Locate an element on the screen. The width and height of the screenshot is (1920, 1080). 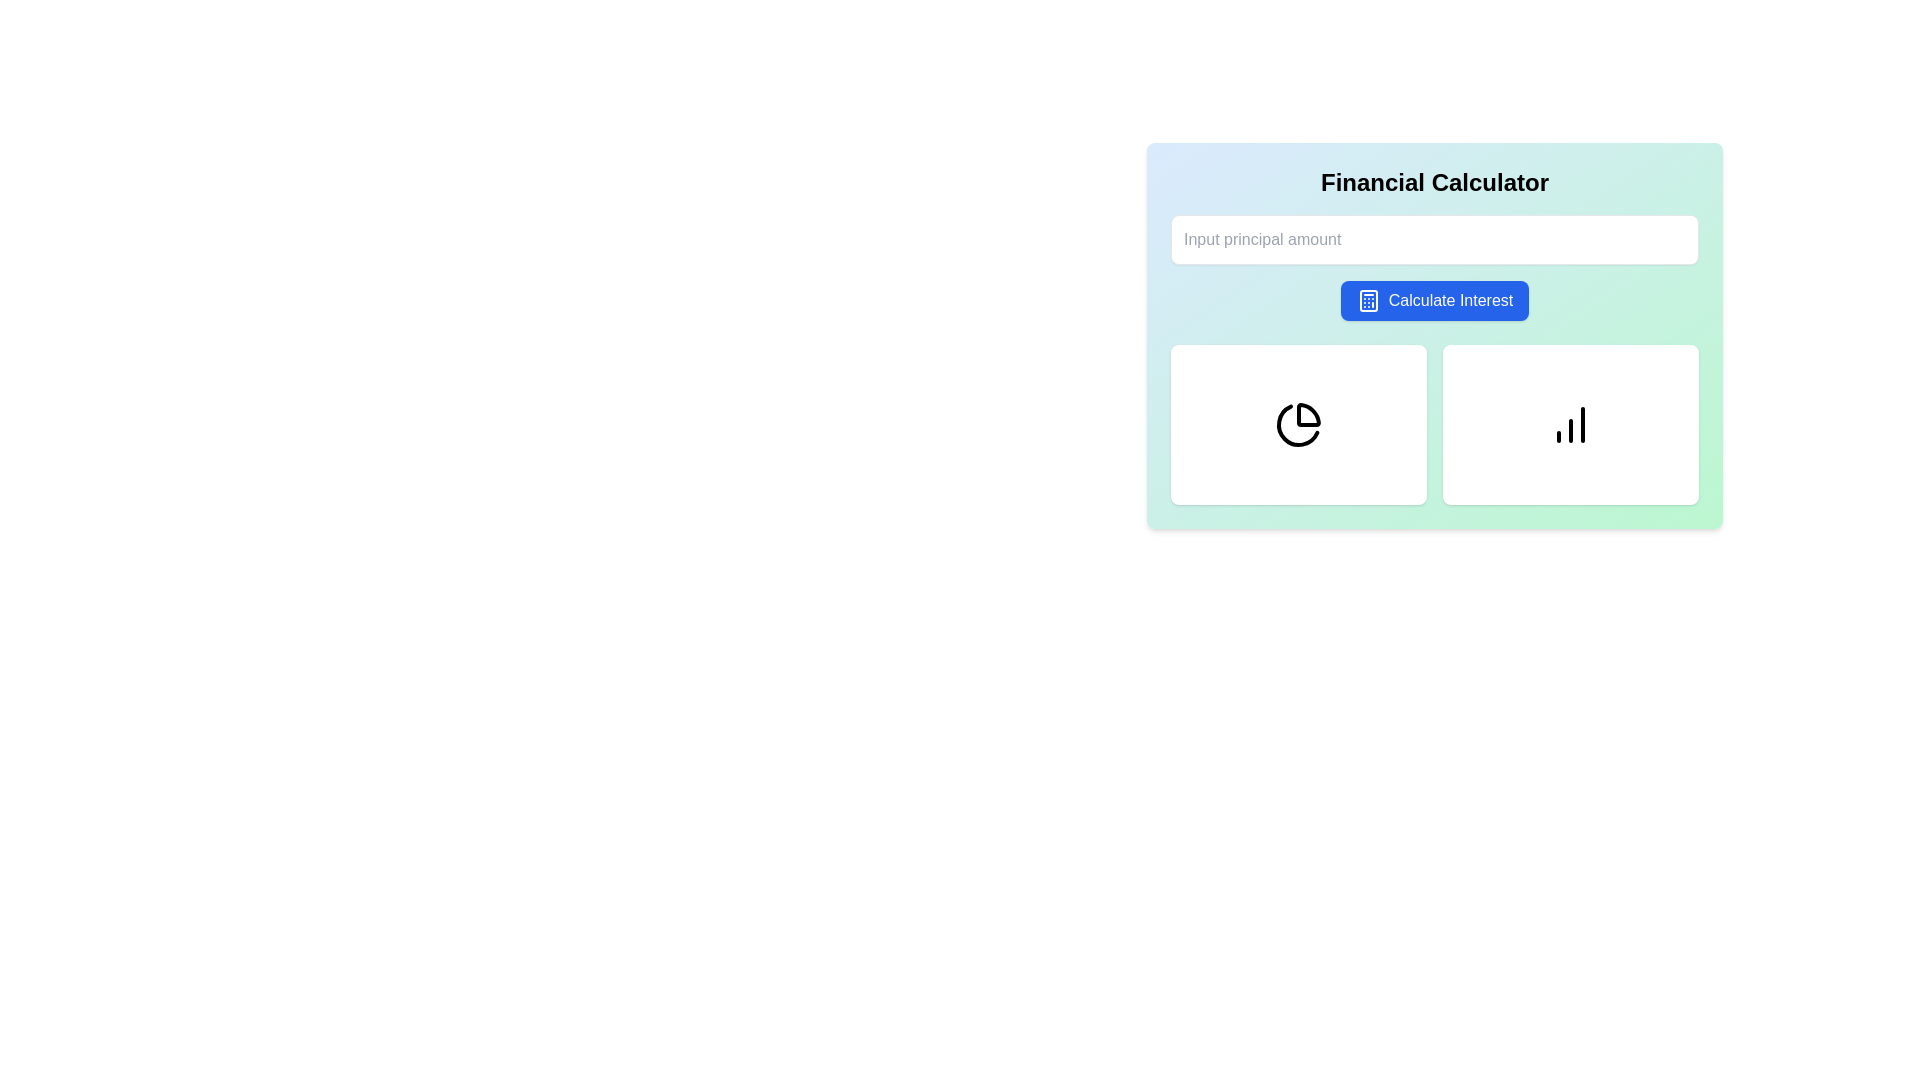
the bar chart icon located in the bottom right corner of the main card area, positioned directly to the right of the pie chart icon is located at coordinates (1569, 423).